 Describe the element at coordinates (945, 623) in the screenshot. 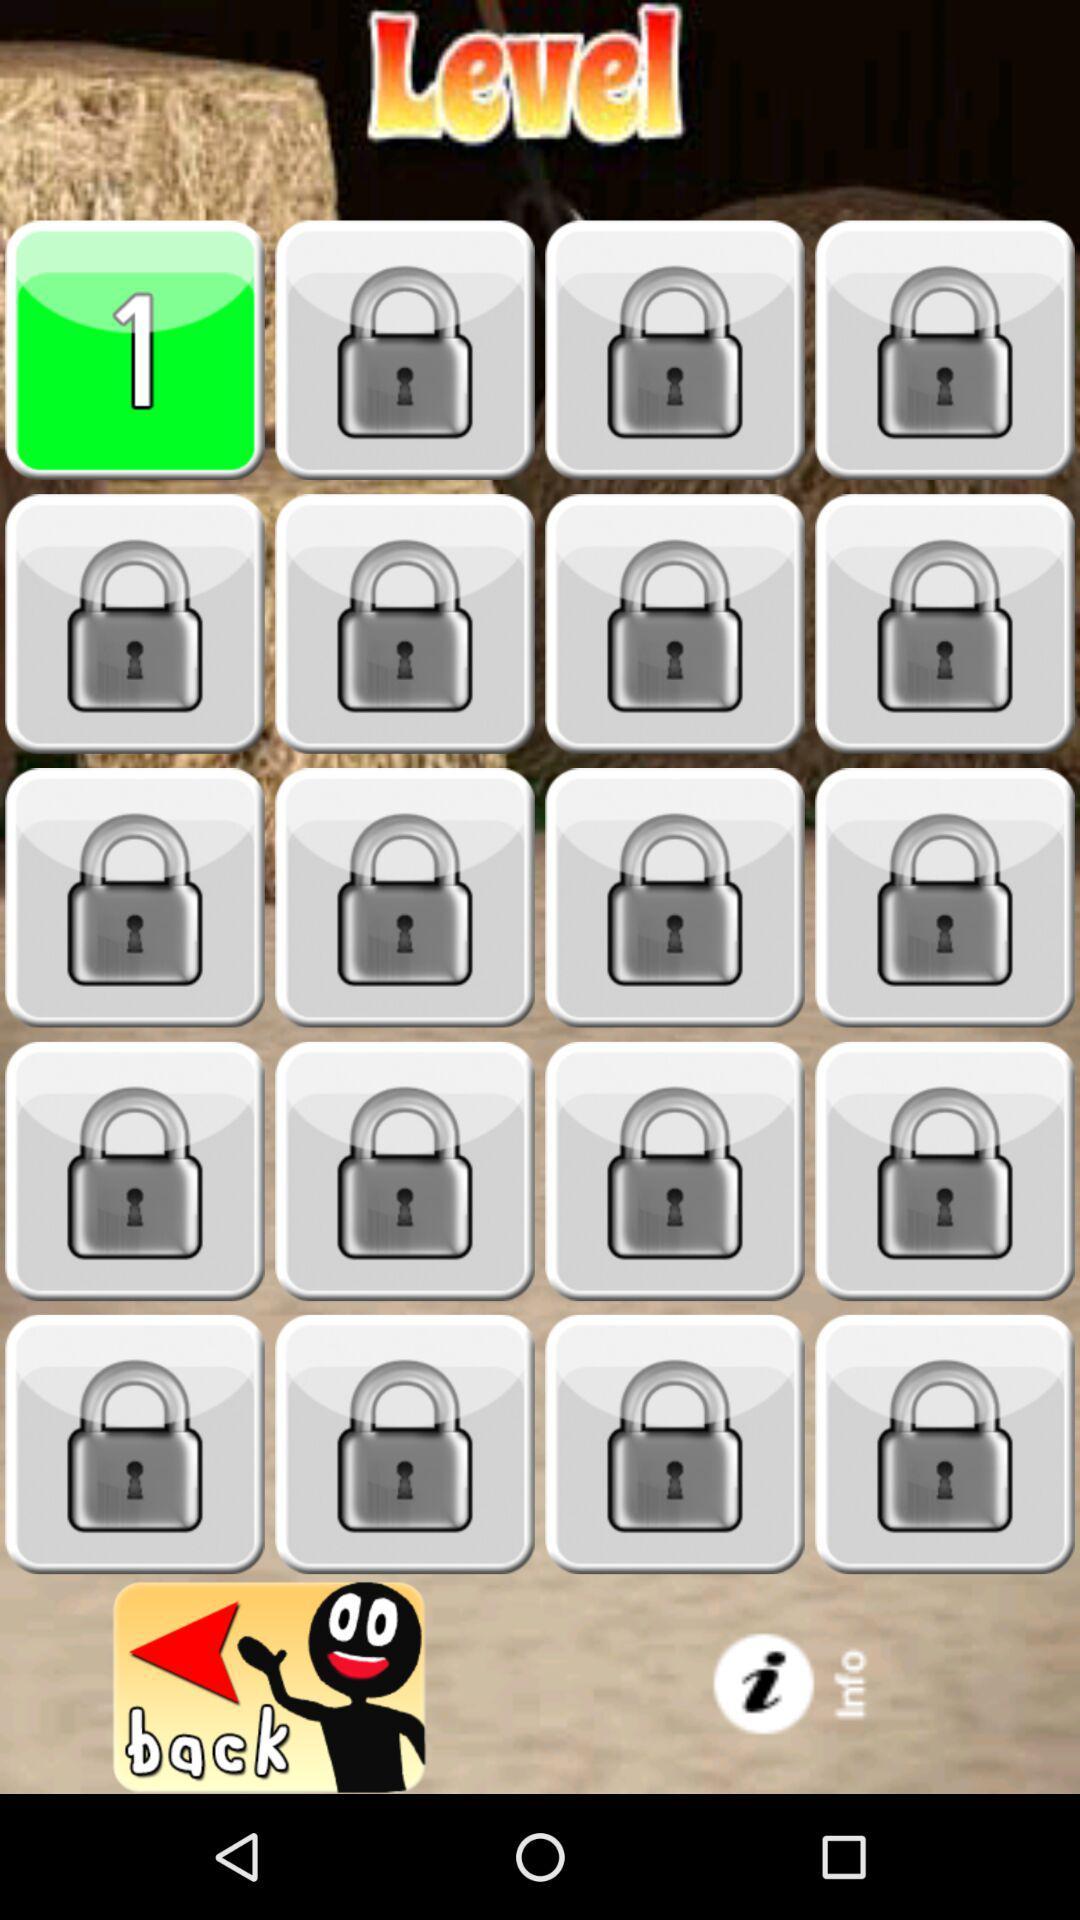

I see `8th tile` at that location.